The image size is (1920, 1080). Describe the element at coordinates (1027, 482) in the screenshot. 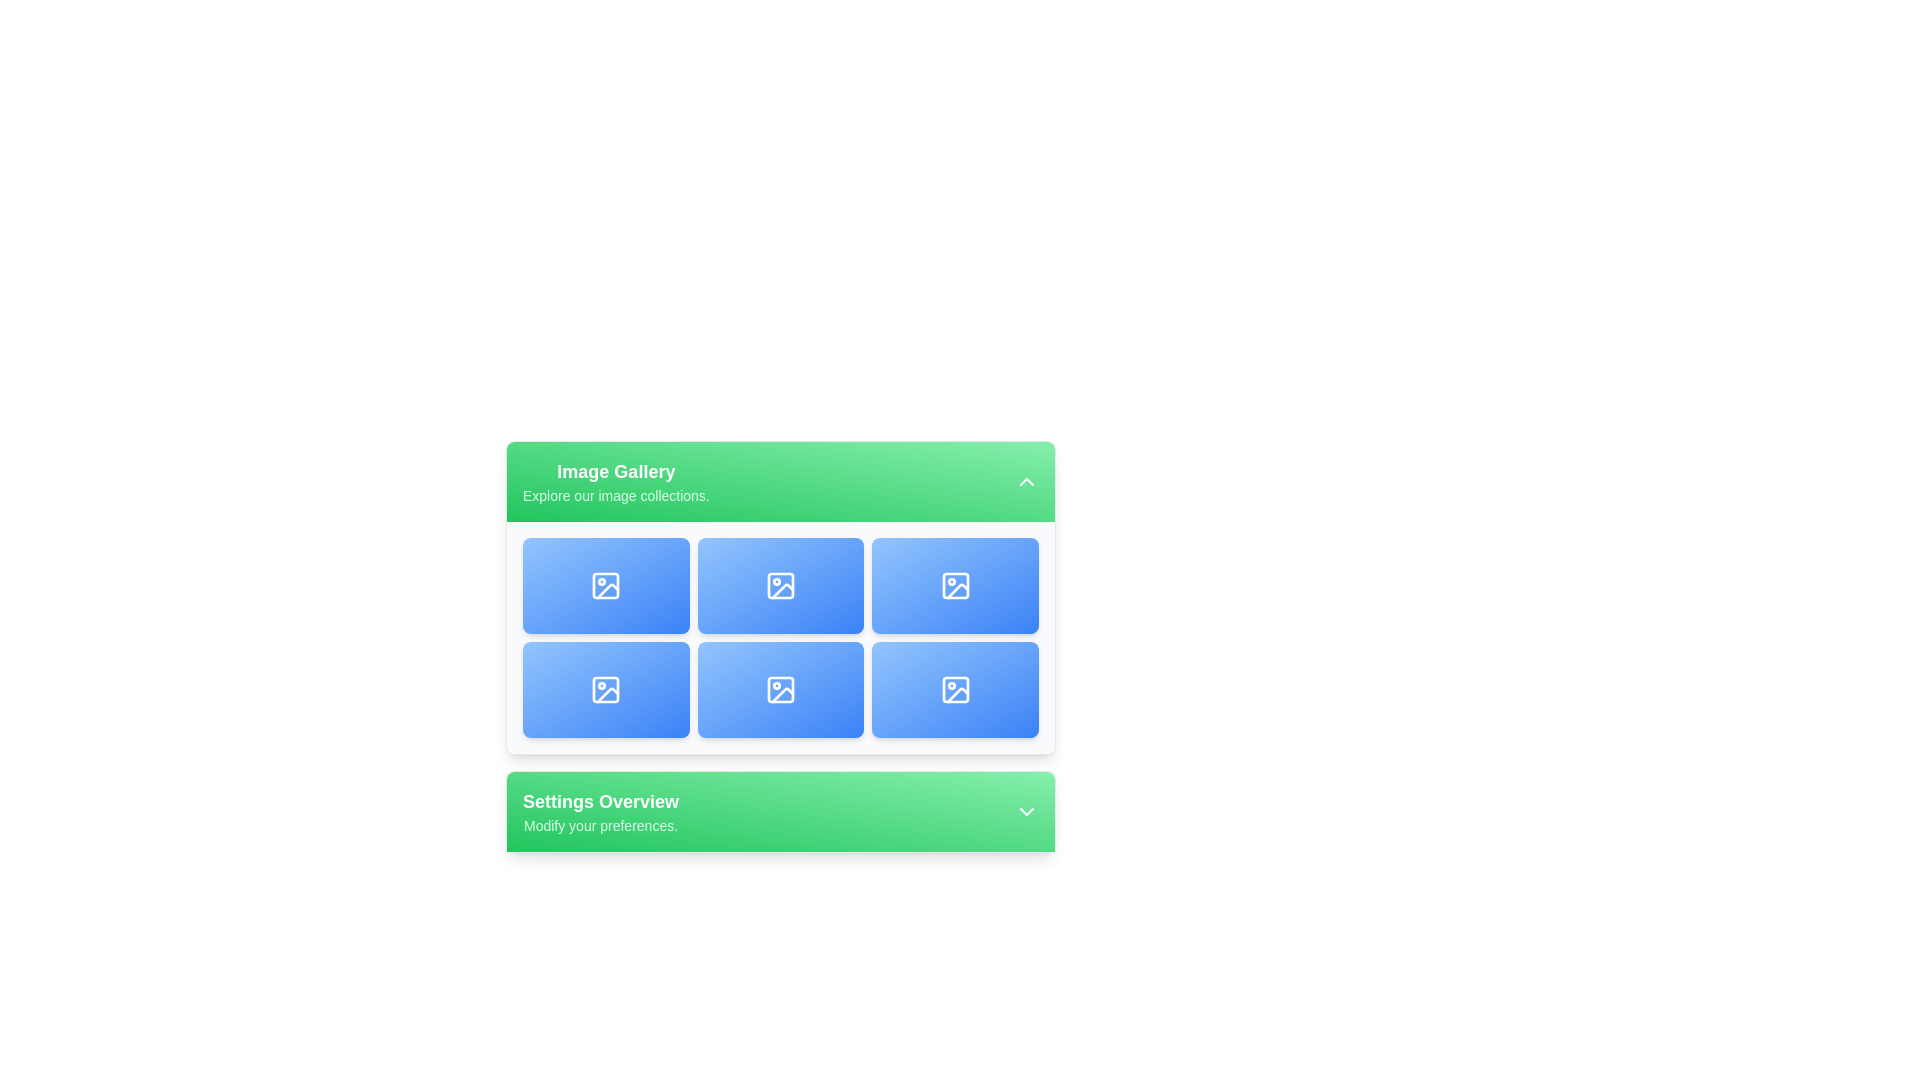

I see `the state of the upward-pointing chevron icon located at the top right corner of the green header titled 'Image Gallery'` at that location.